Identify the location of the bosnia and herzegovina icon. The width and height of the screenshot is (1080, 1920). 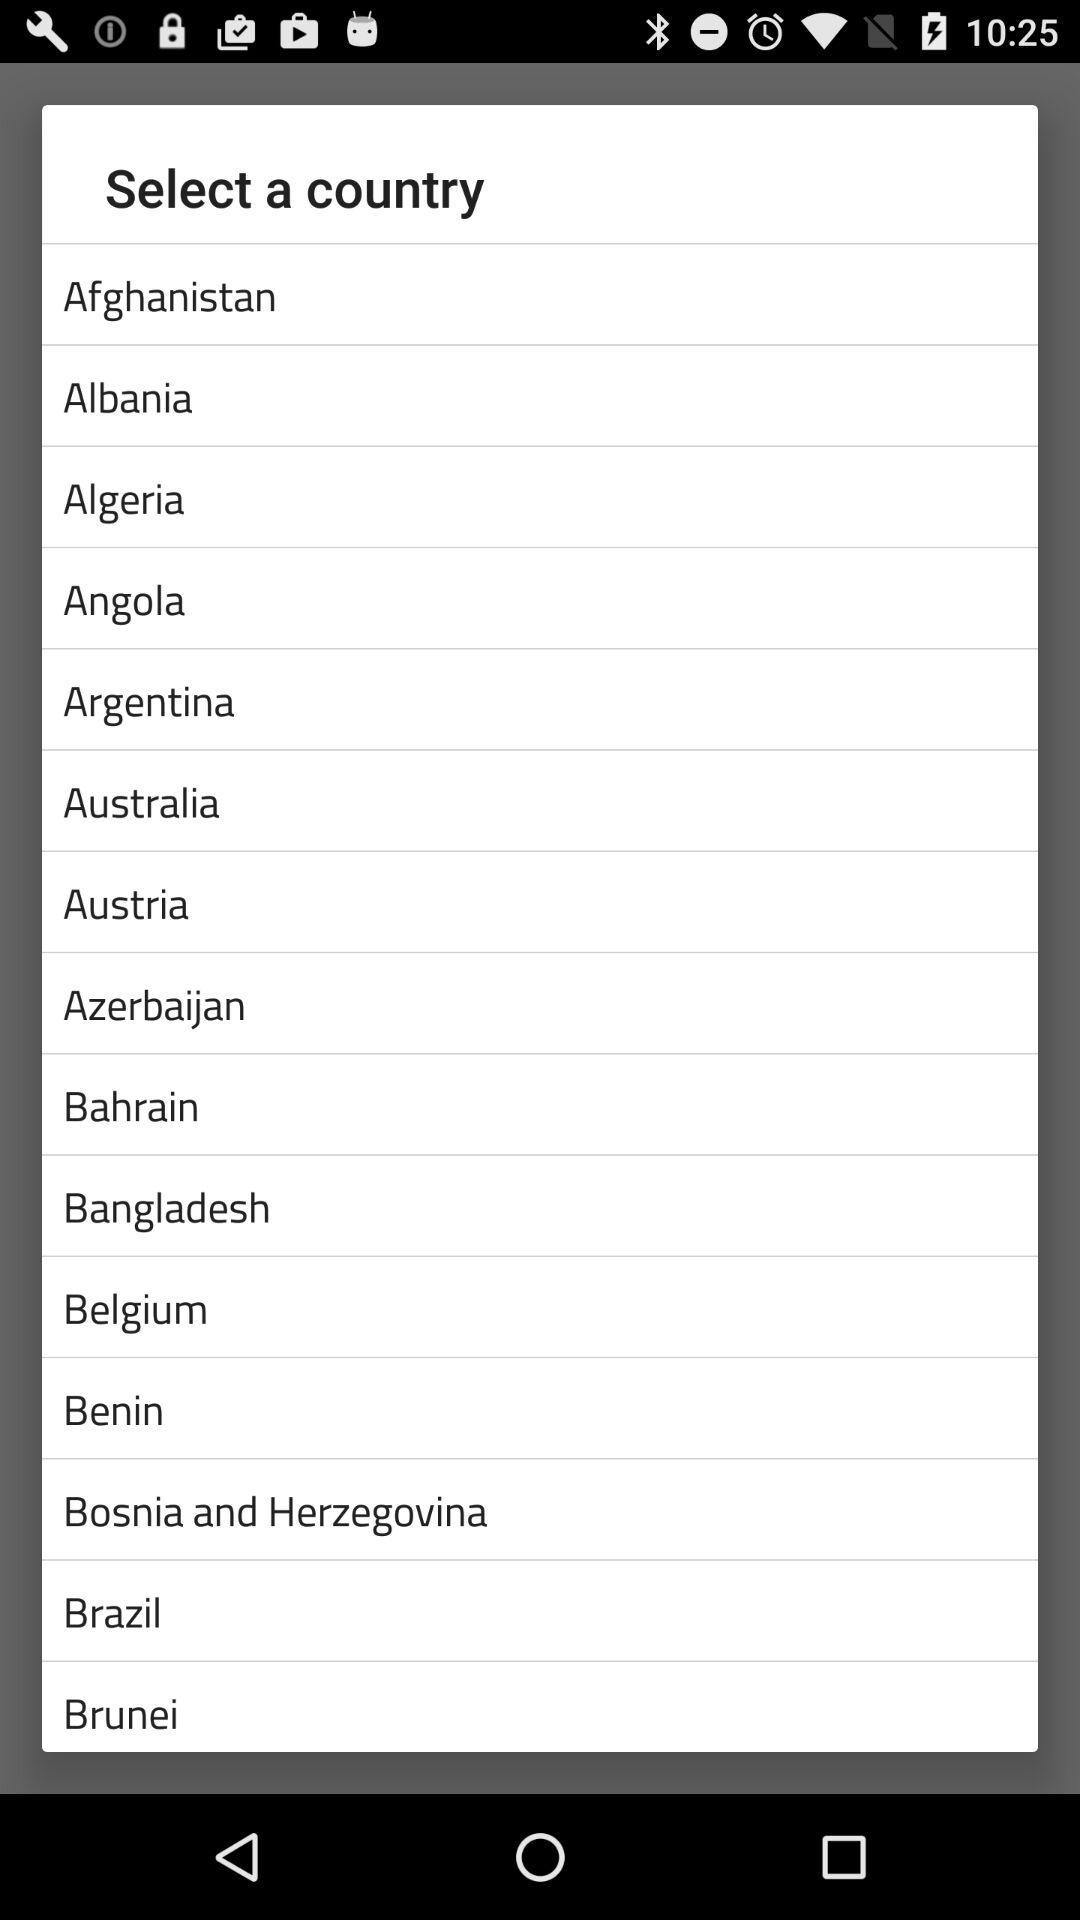
(540, 1509).